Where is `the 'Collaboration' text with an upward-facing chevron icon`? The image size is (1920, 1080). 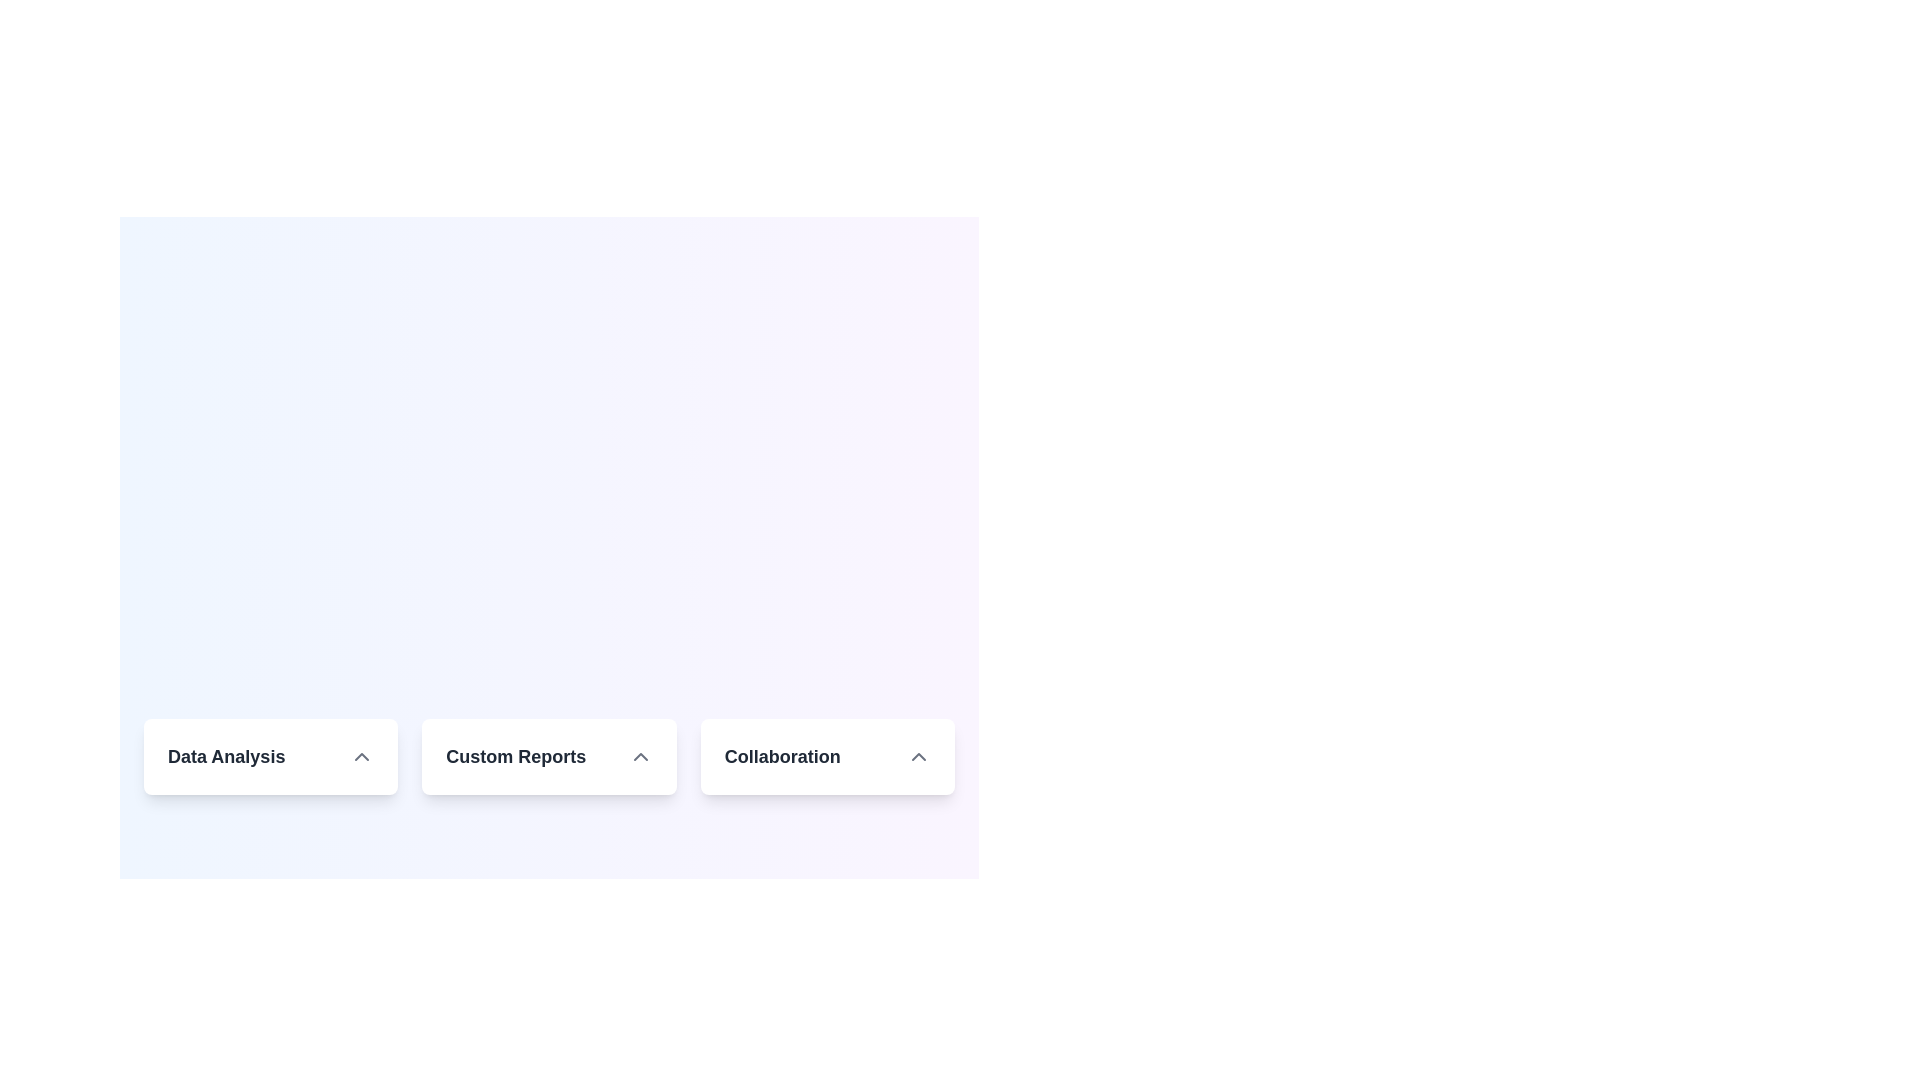 the 'Collaboration' text with an upward-facing chevron icon is located at coordinates (827, 756).